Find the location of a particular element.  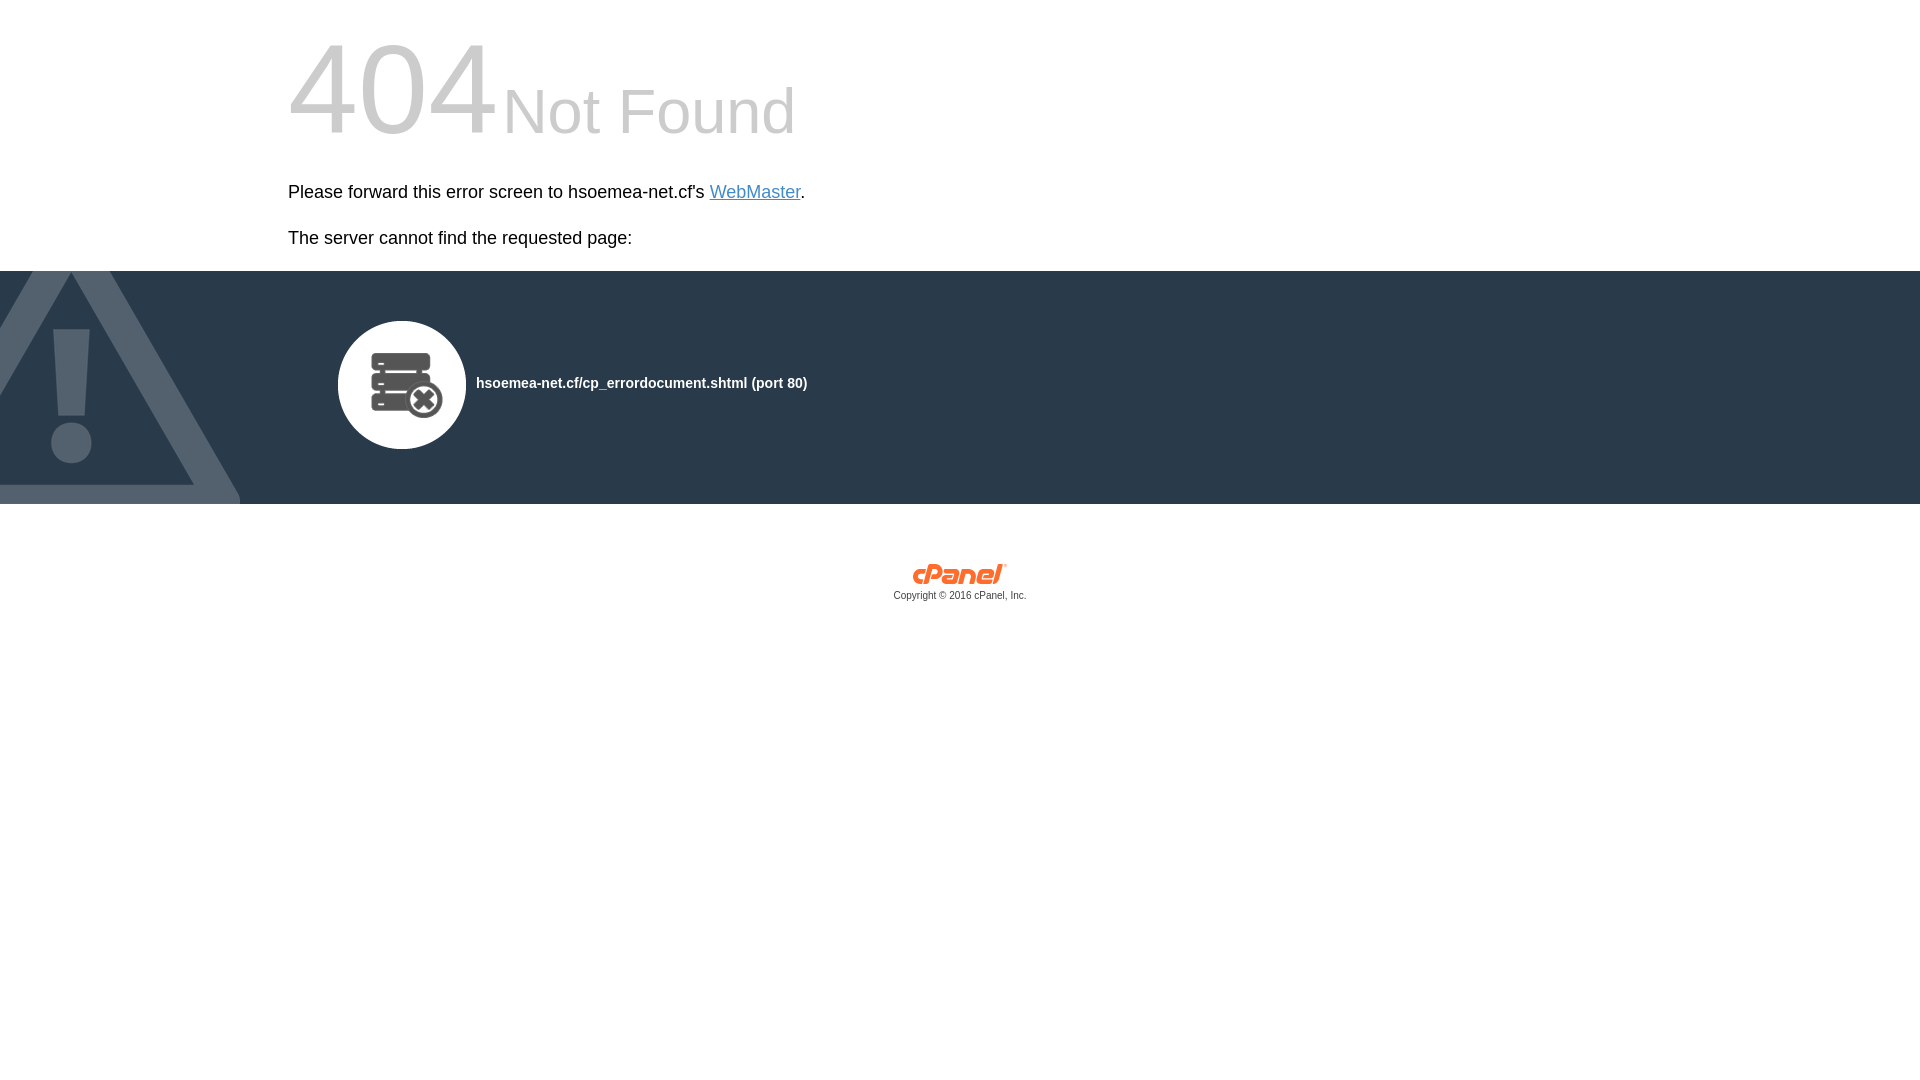

'WebMaster' is located at coordinates (754, 192).